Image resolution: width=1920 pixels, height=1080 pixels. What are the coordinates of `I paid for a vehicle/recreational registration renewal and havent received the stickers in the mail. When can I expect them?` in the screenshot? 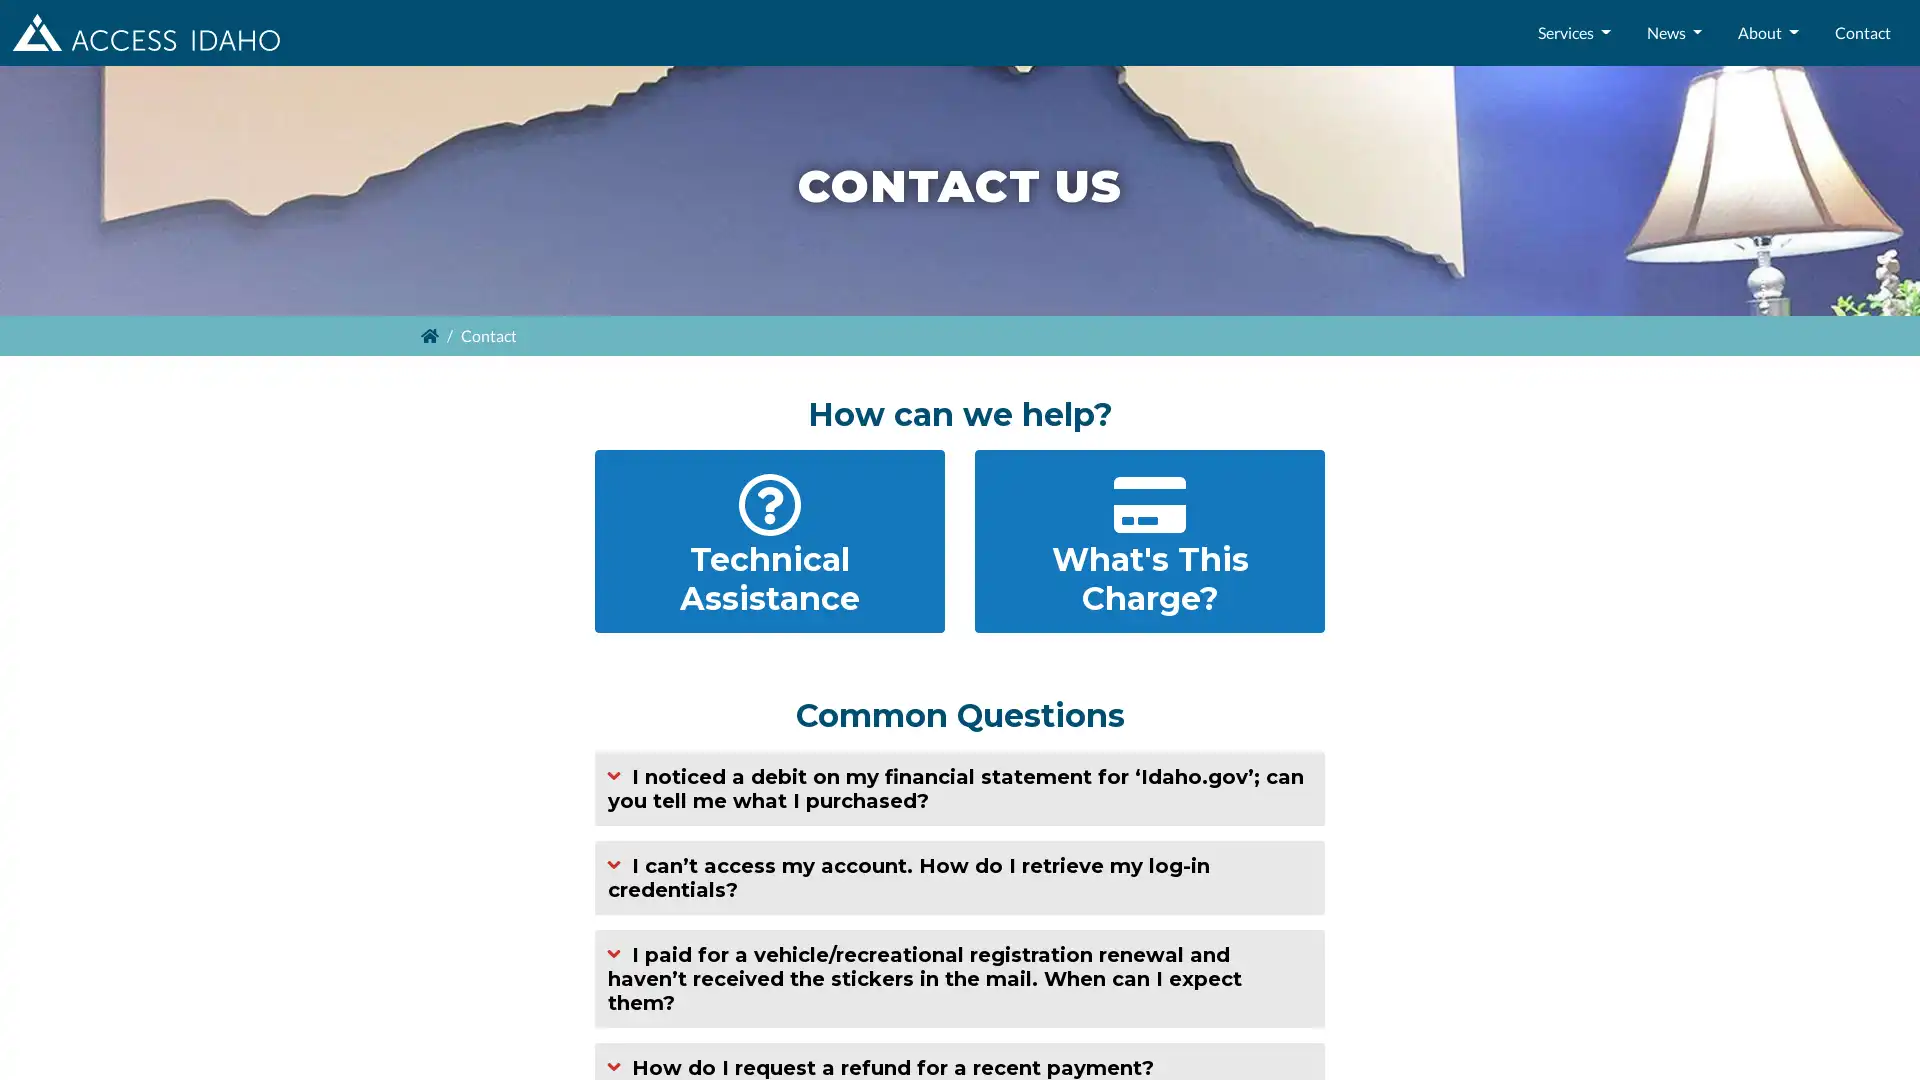 It's located at (960, 977).